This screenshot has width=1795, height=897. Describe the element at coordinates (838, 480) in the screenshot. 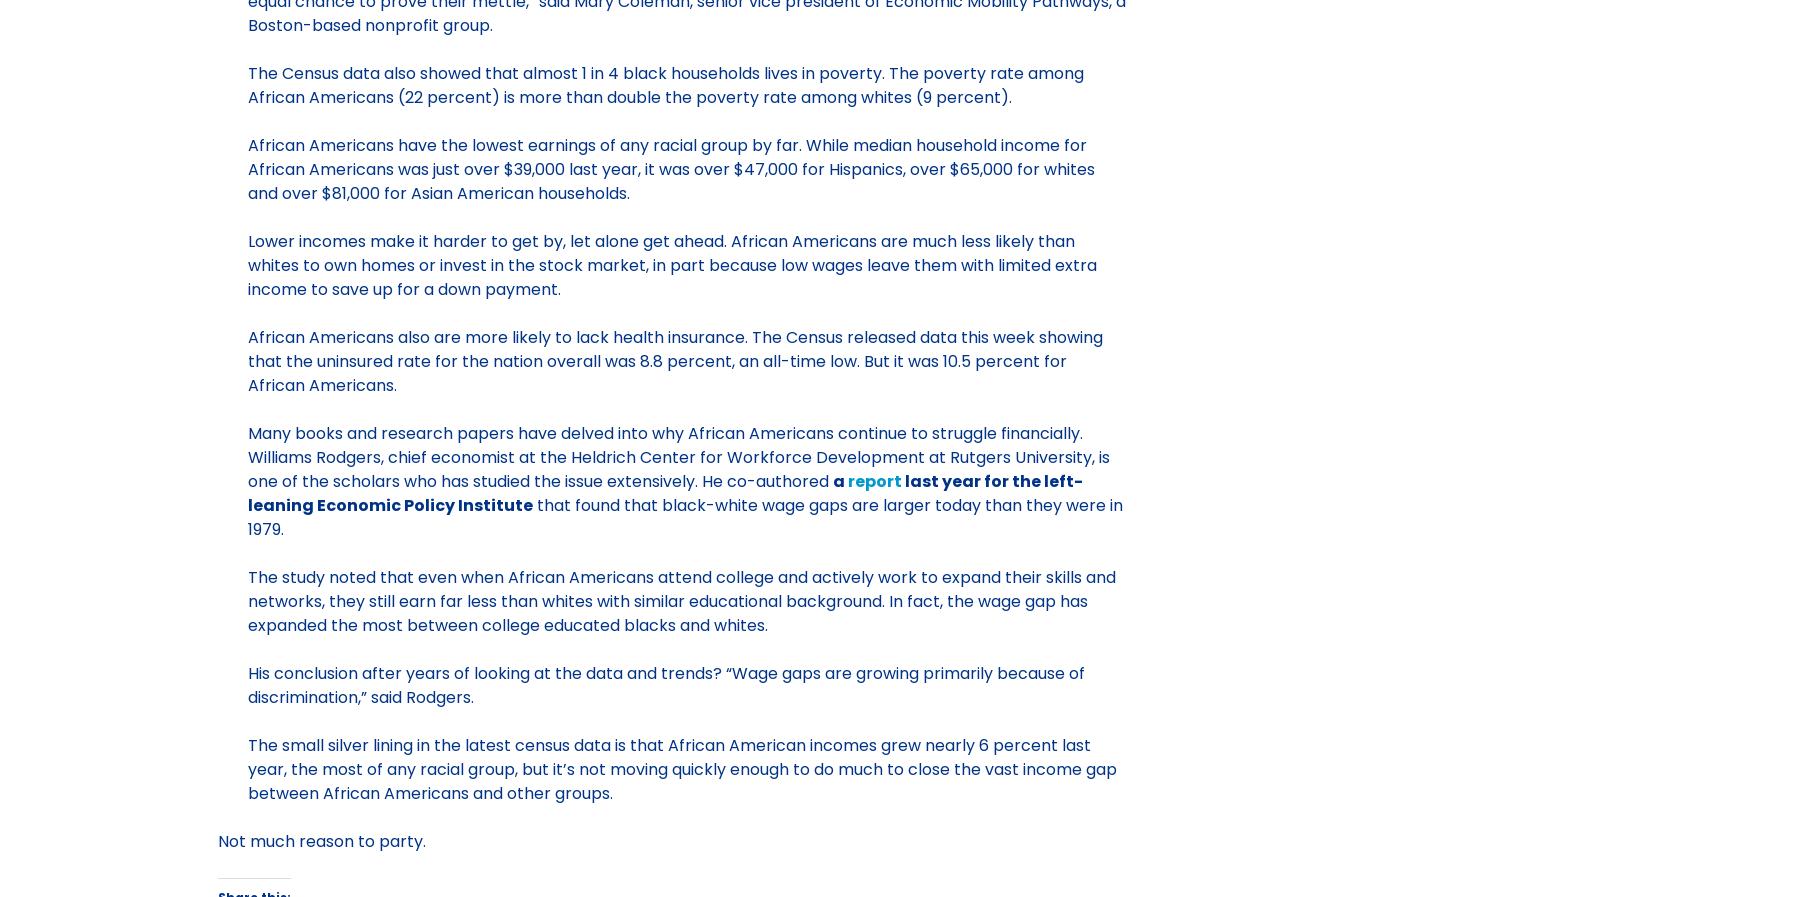

I see `'a'` at that location.